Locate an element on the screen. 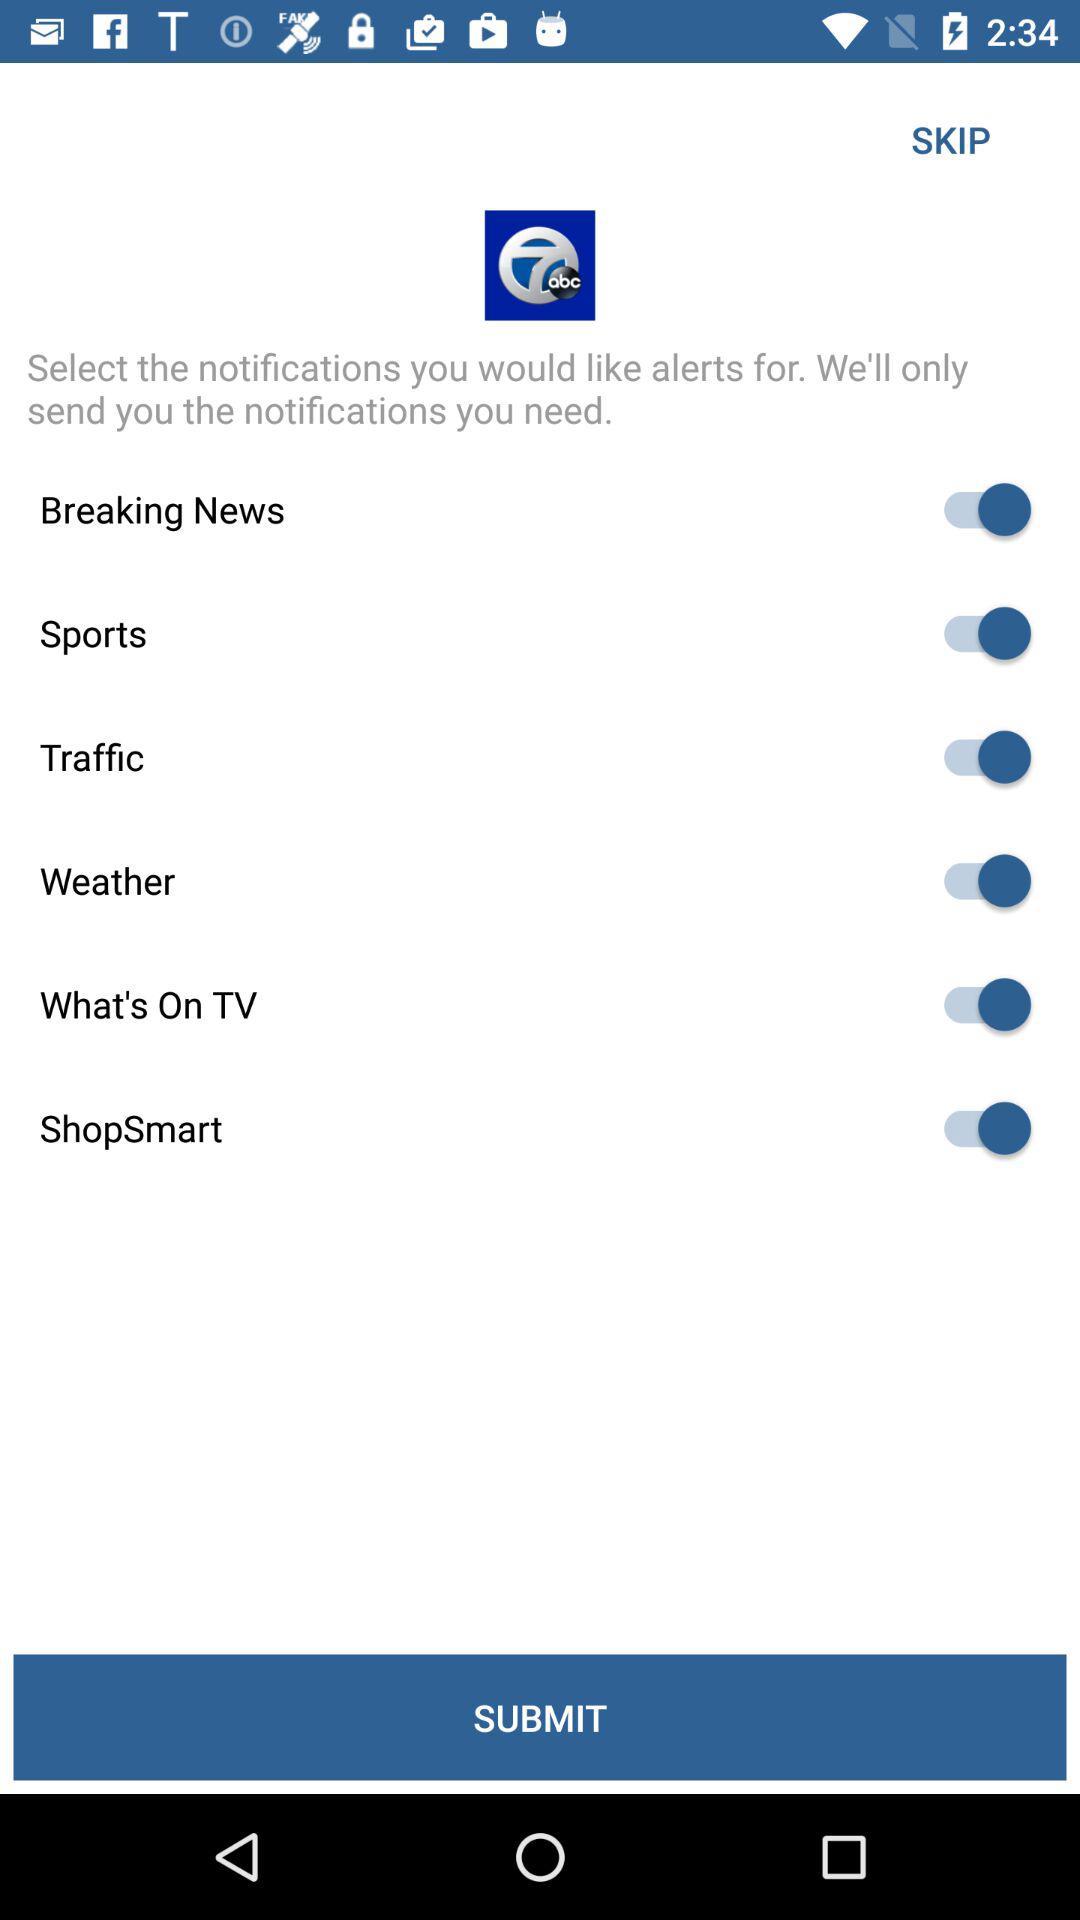 The width and height of the screenshot is (1080, 1920). what 's on tv is located at coordinates (977, 1004).